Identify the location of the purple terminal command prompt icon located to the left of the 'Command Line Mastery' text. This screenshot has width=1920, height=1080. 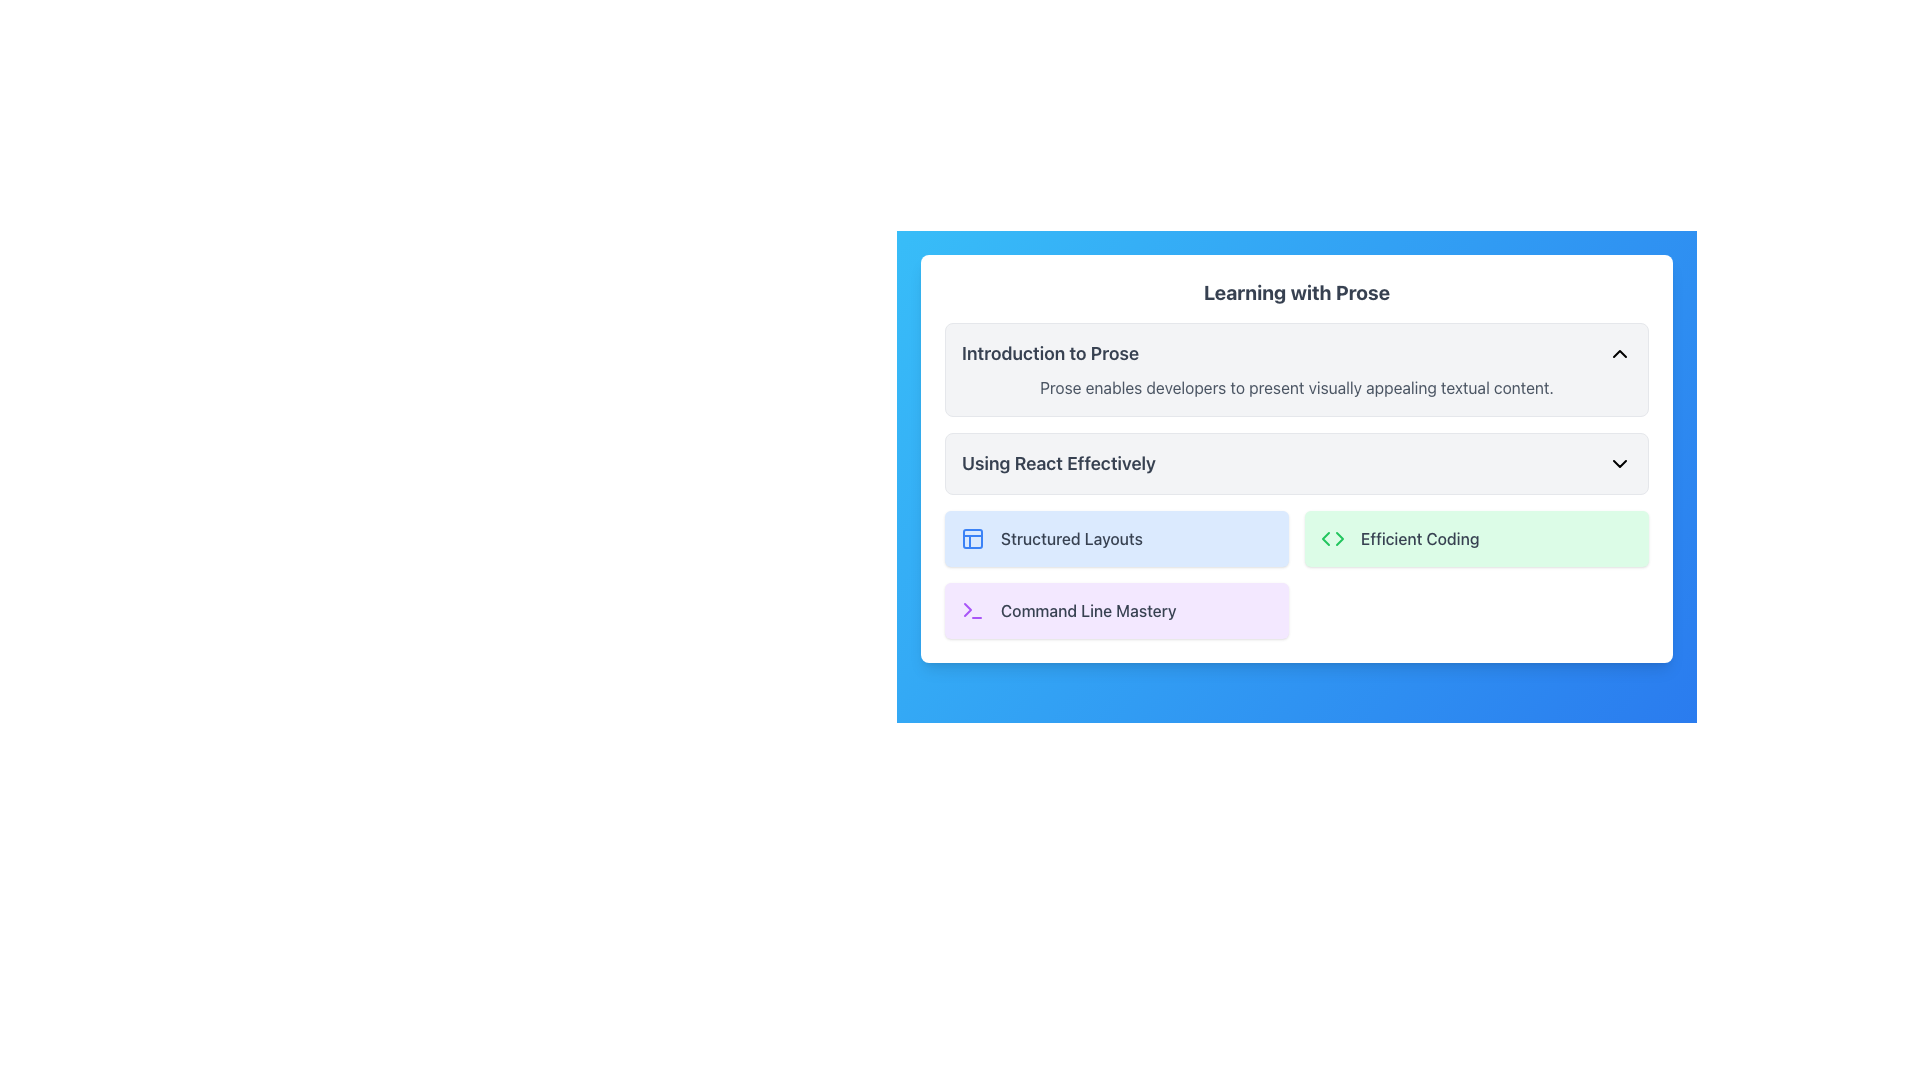
(973, 609).